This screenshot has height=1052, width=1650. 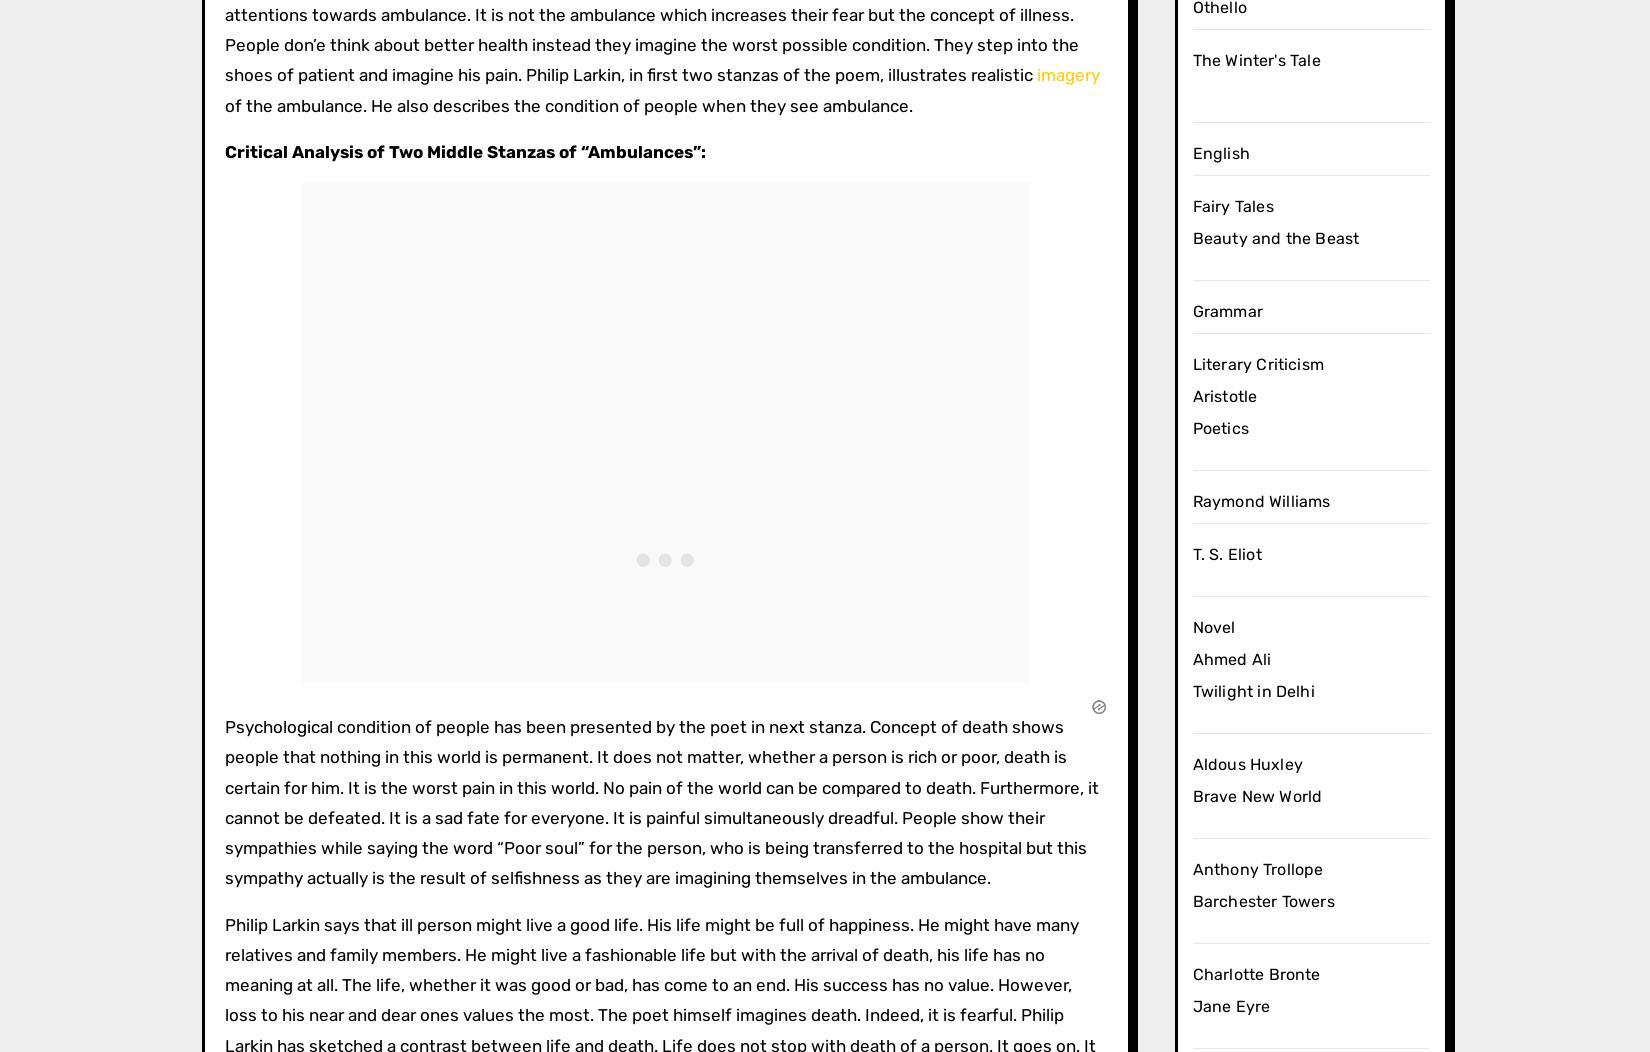 I want to click on 'Drama', so click(x=1084, y=308).